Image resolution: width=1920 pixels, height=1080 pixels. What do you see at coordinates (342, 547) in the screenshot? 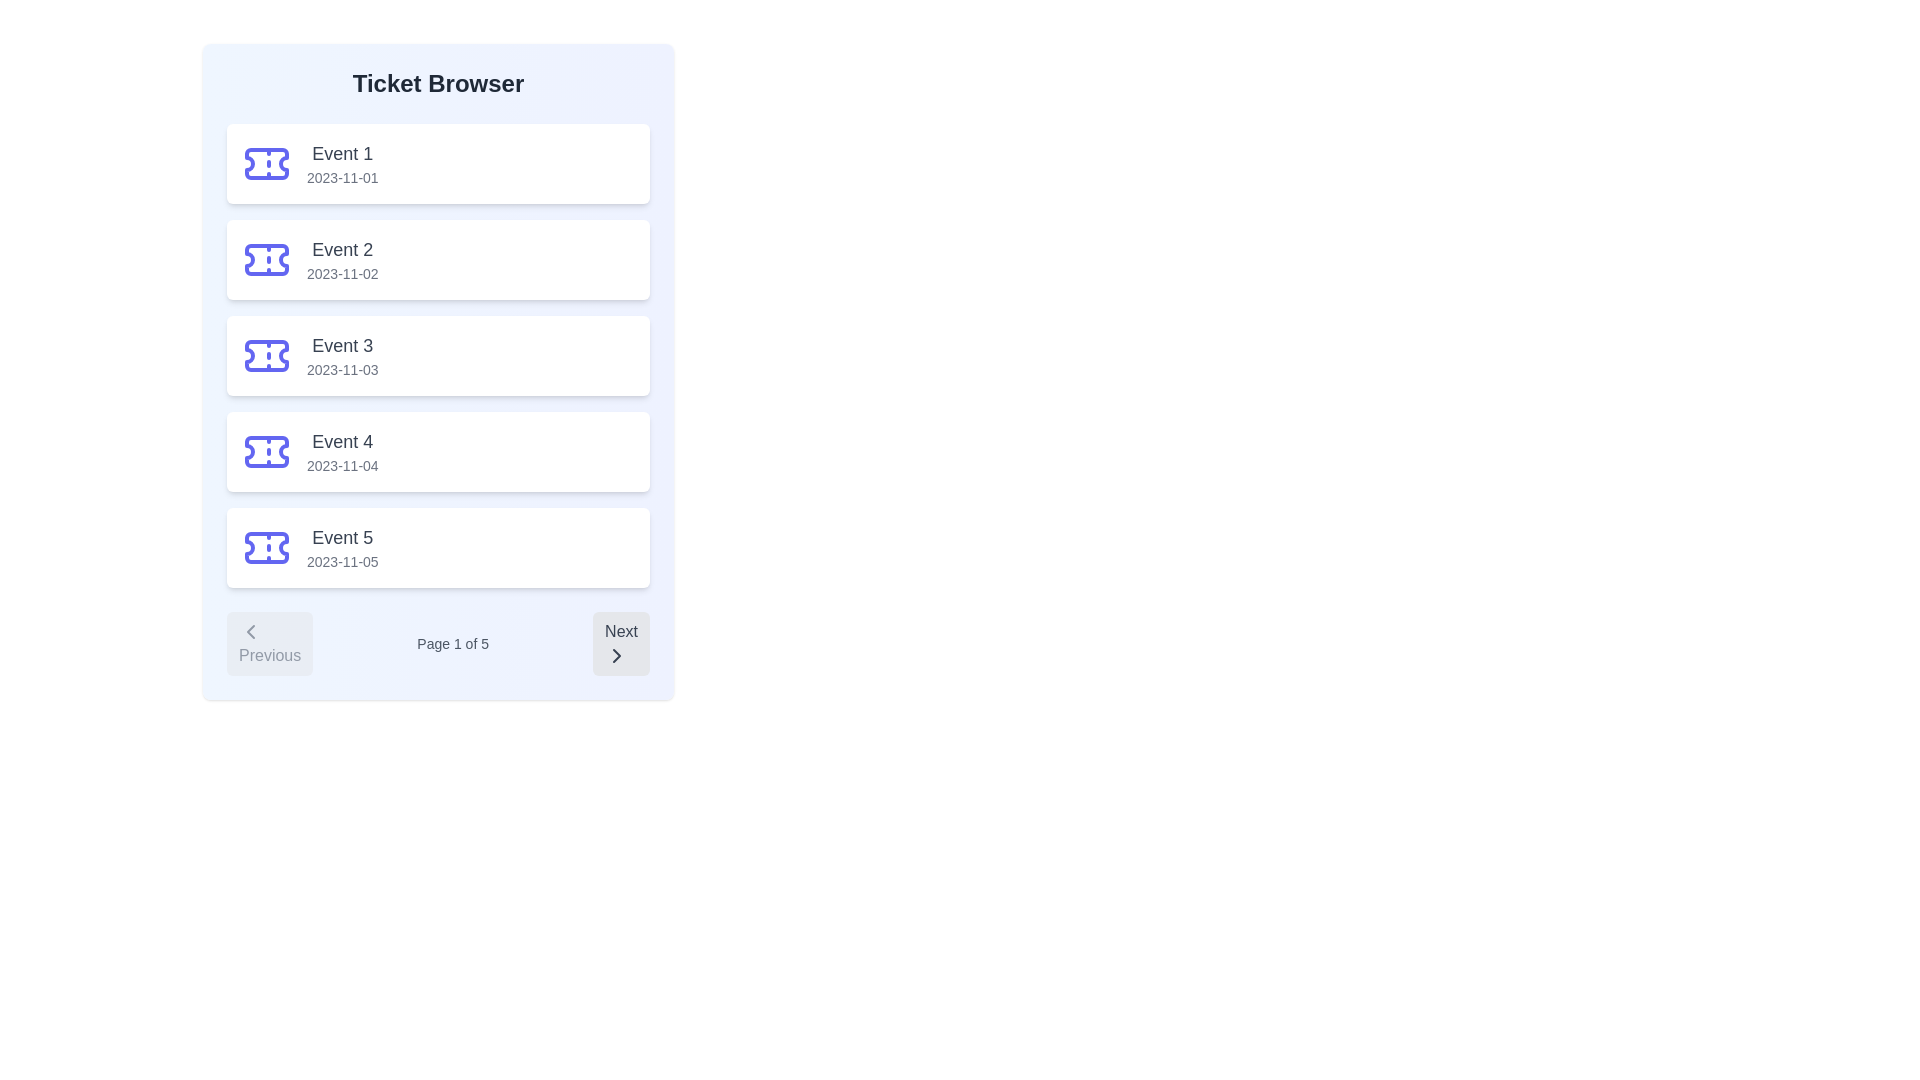
I see `the text block displaying the event title 'Event 5' and date '2023-11-05'` at bounding box center [342, 547].